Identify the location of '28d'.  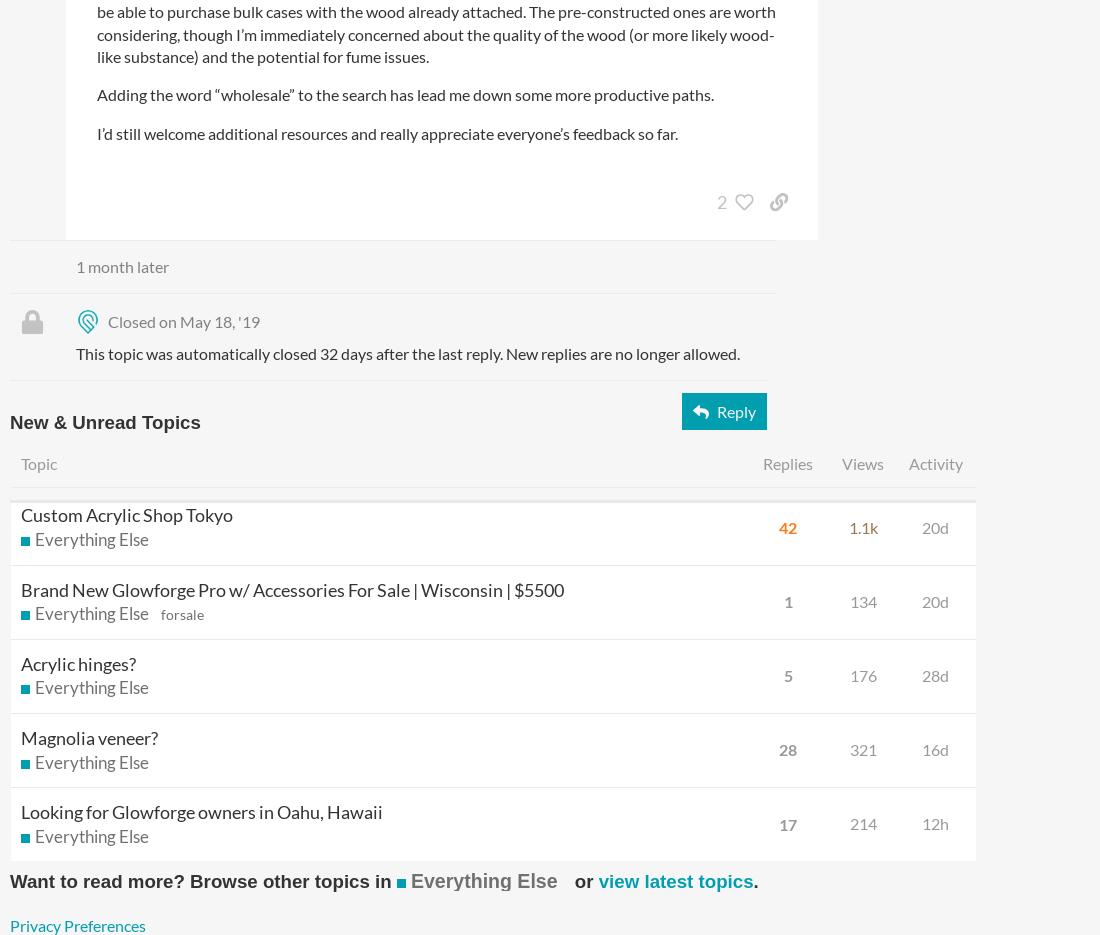
(935, 675).